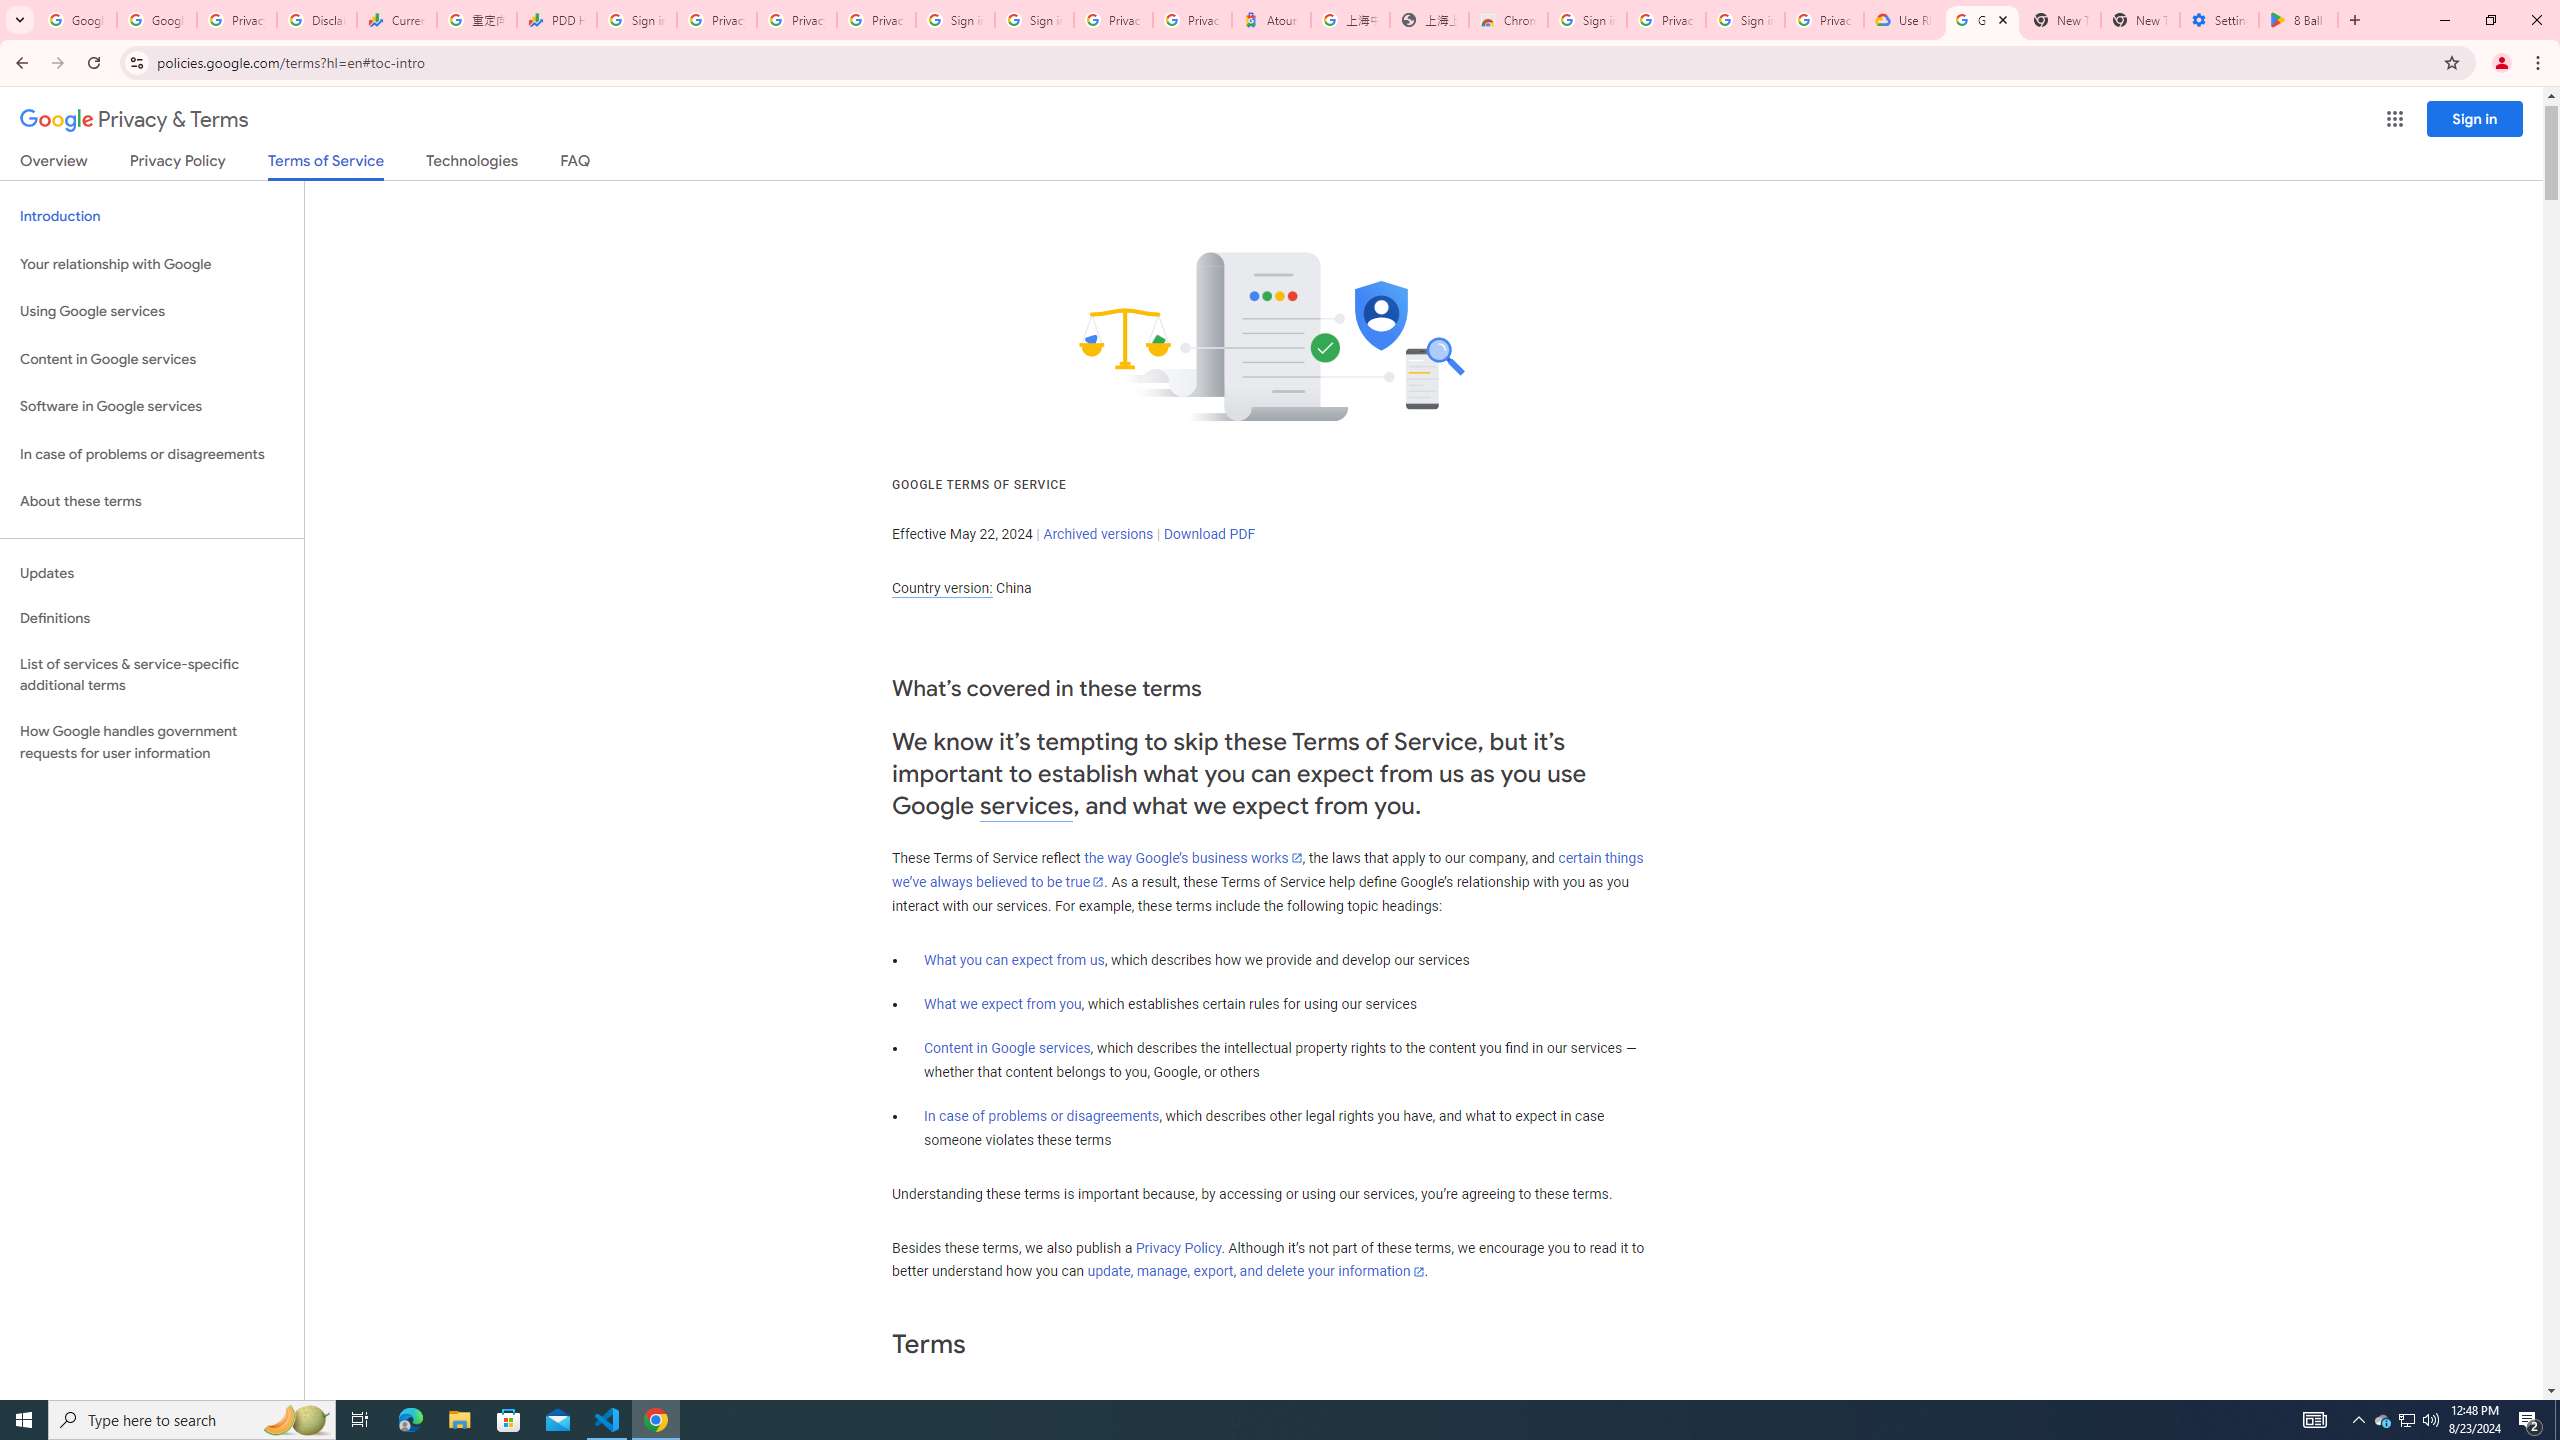 Image resolution: width=2560 pixels, height=1440 pixels. What do you see at coordinates (2140, 19) in the screenshot?
I see `'New Tab'` at bounding box center [2140, 19].